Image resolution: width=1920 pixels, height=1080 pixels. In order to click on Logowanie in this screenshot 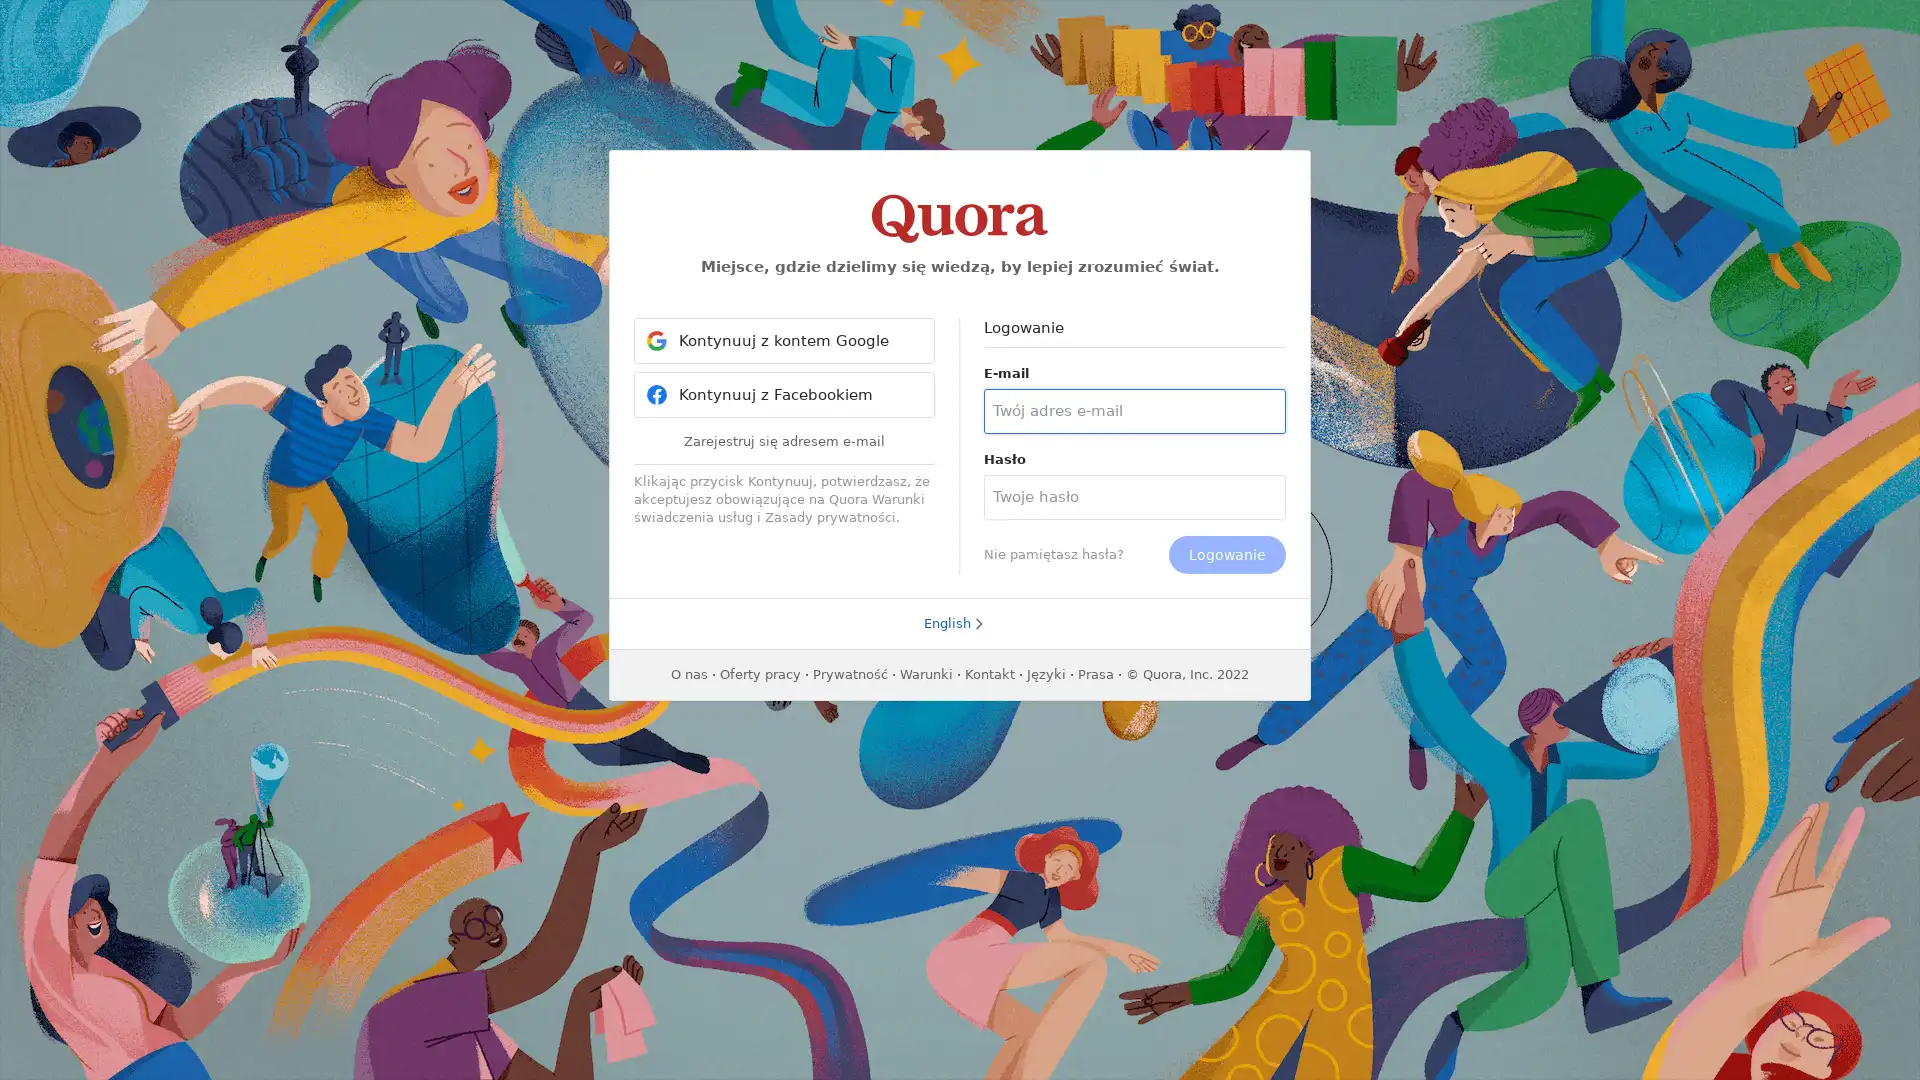, I will do `click(1226, 555)`.